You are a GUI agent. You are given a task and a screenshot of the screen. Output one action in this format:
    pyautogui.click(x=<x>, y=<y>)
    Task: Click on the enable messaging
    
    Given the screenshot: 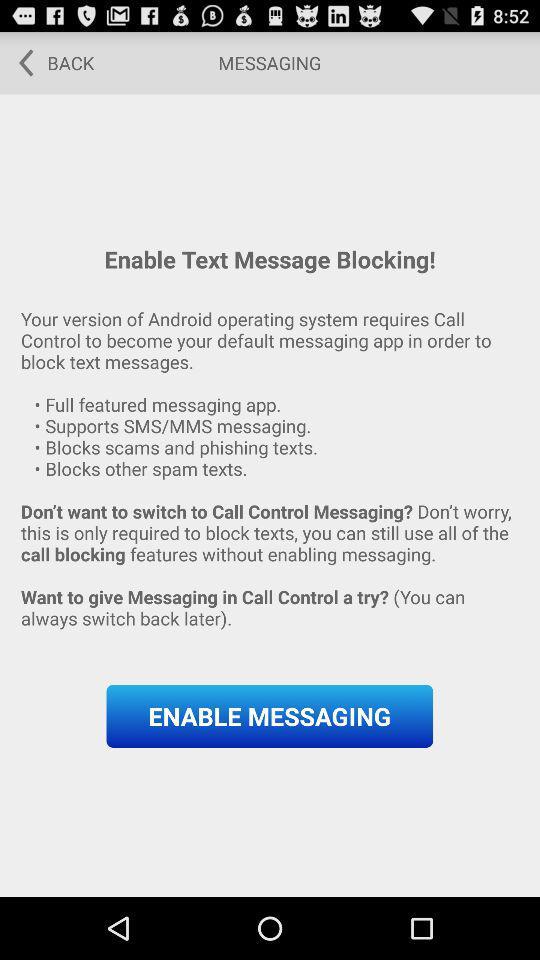 What is the action you would take?
    pyautogui.click(x=269, y=716)
    